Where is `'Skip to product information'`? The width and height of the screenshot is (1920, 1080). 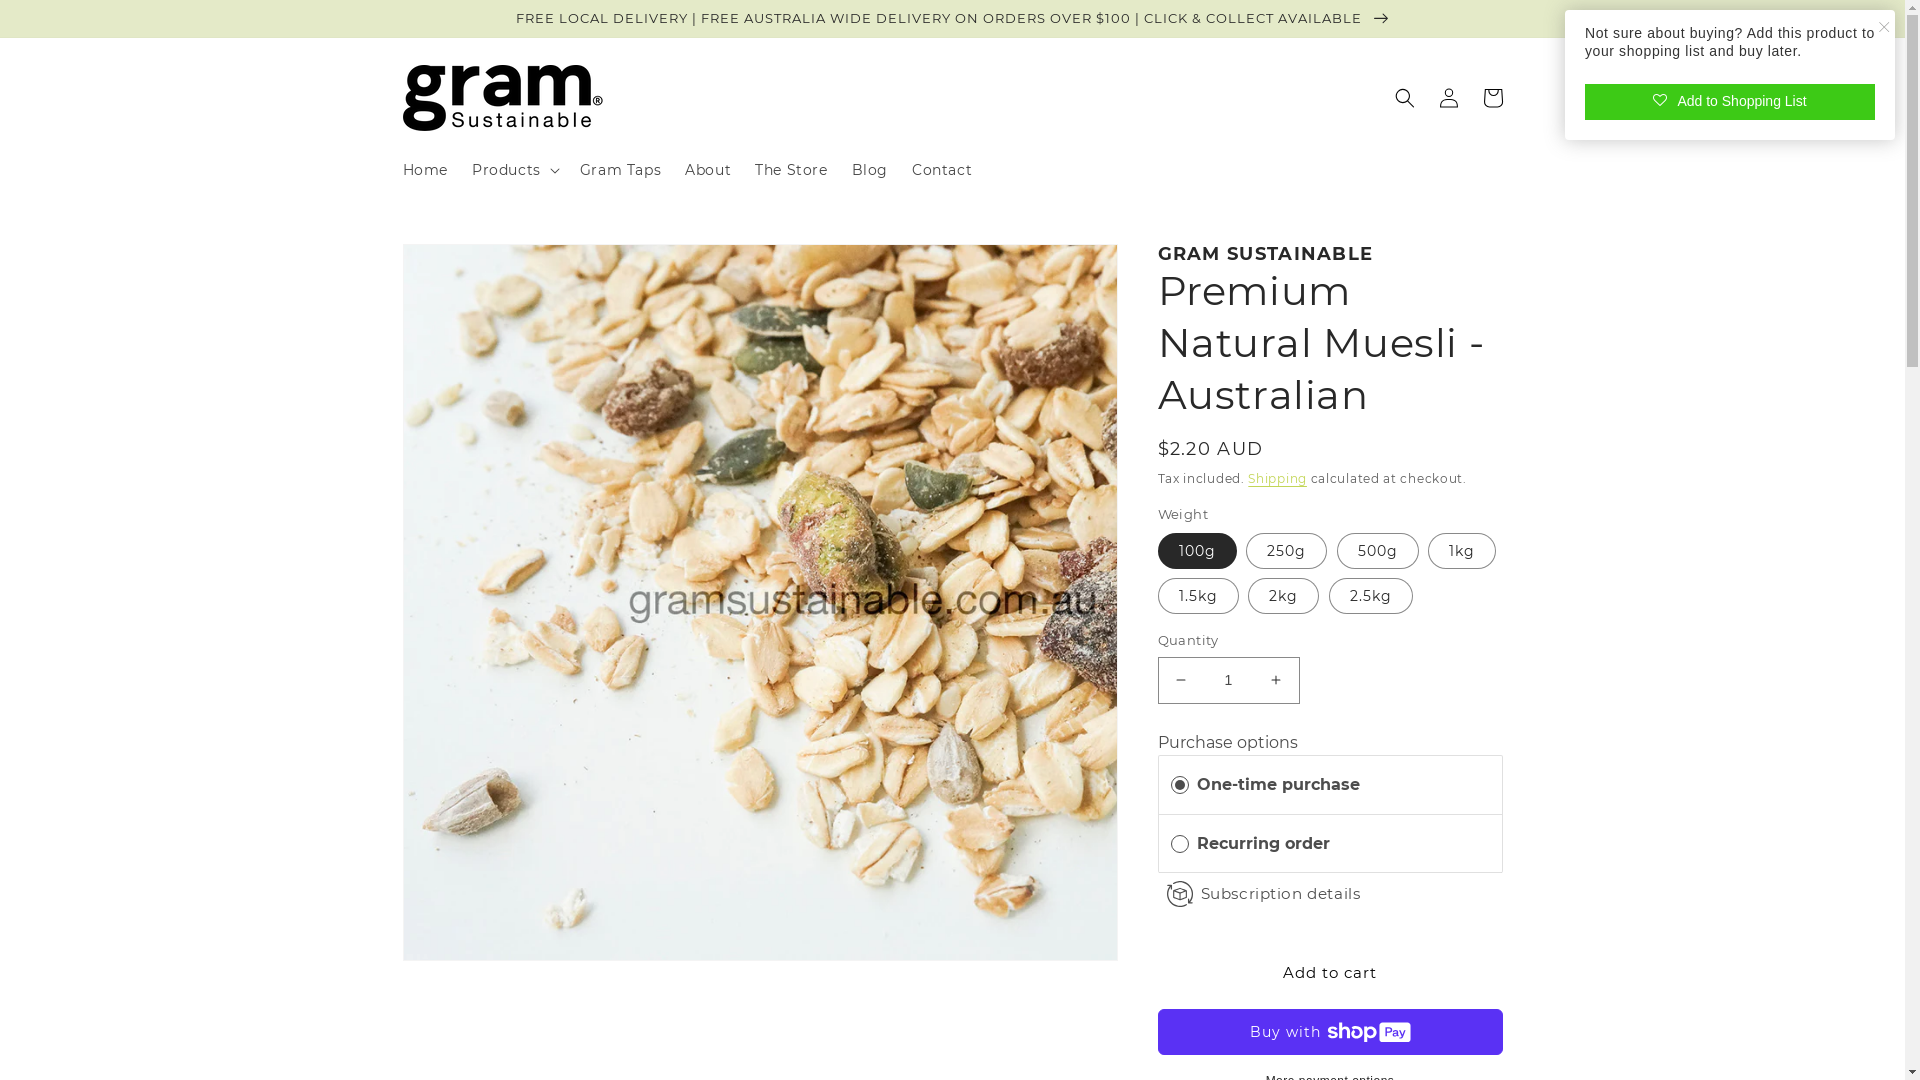
'Skip to product information' is located at coordinates (464, 268).